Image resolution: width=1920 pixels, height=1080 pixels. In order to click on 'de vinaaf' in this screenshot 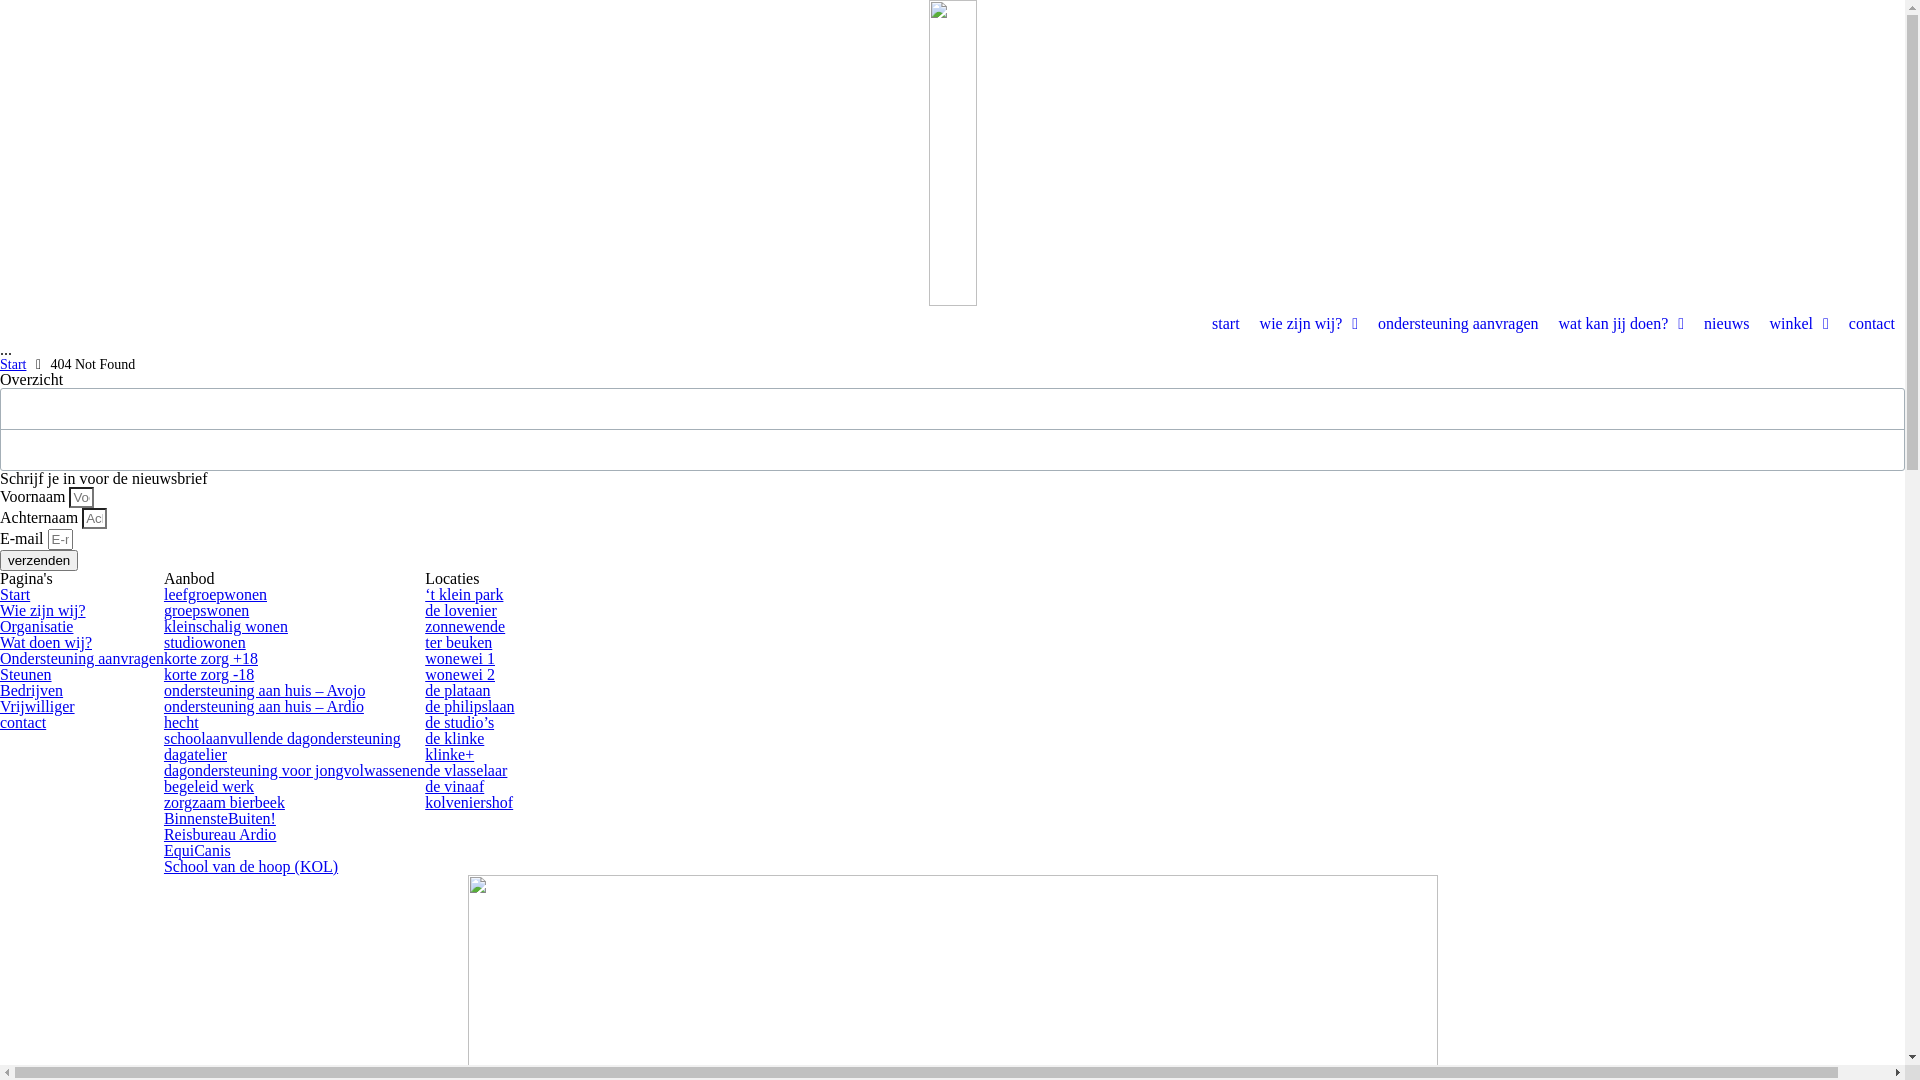, I will do `click(453, 785)`.